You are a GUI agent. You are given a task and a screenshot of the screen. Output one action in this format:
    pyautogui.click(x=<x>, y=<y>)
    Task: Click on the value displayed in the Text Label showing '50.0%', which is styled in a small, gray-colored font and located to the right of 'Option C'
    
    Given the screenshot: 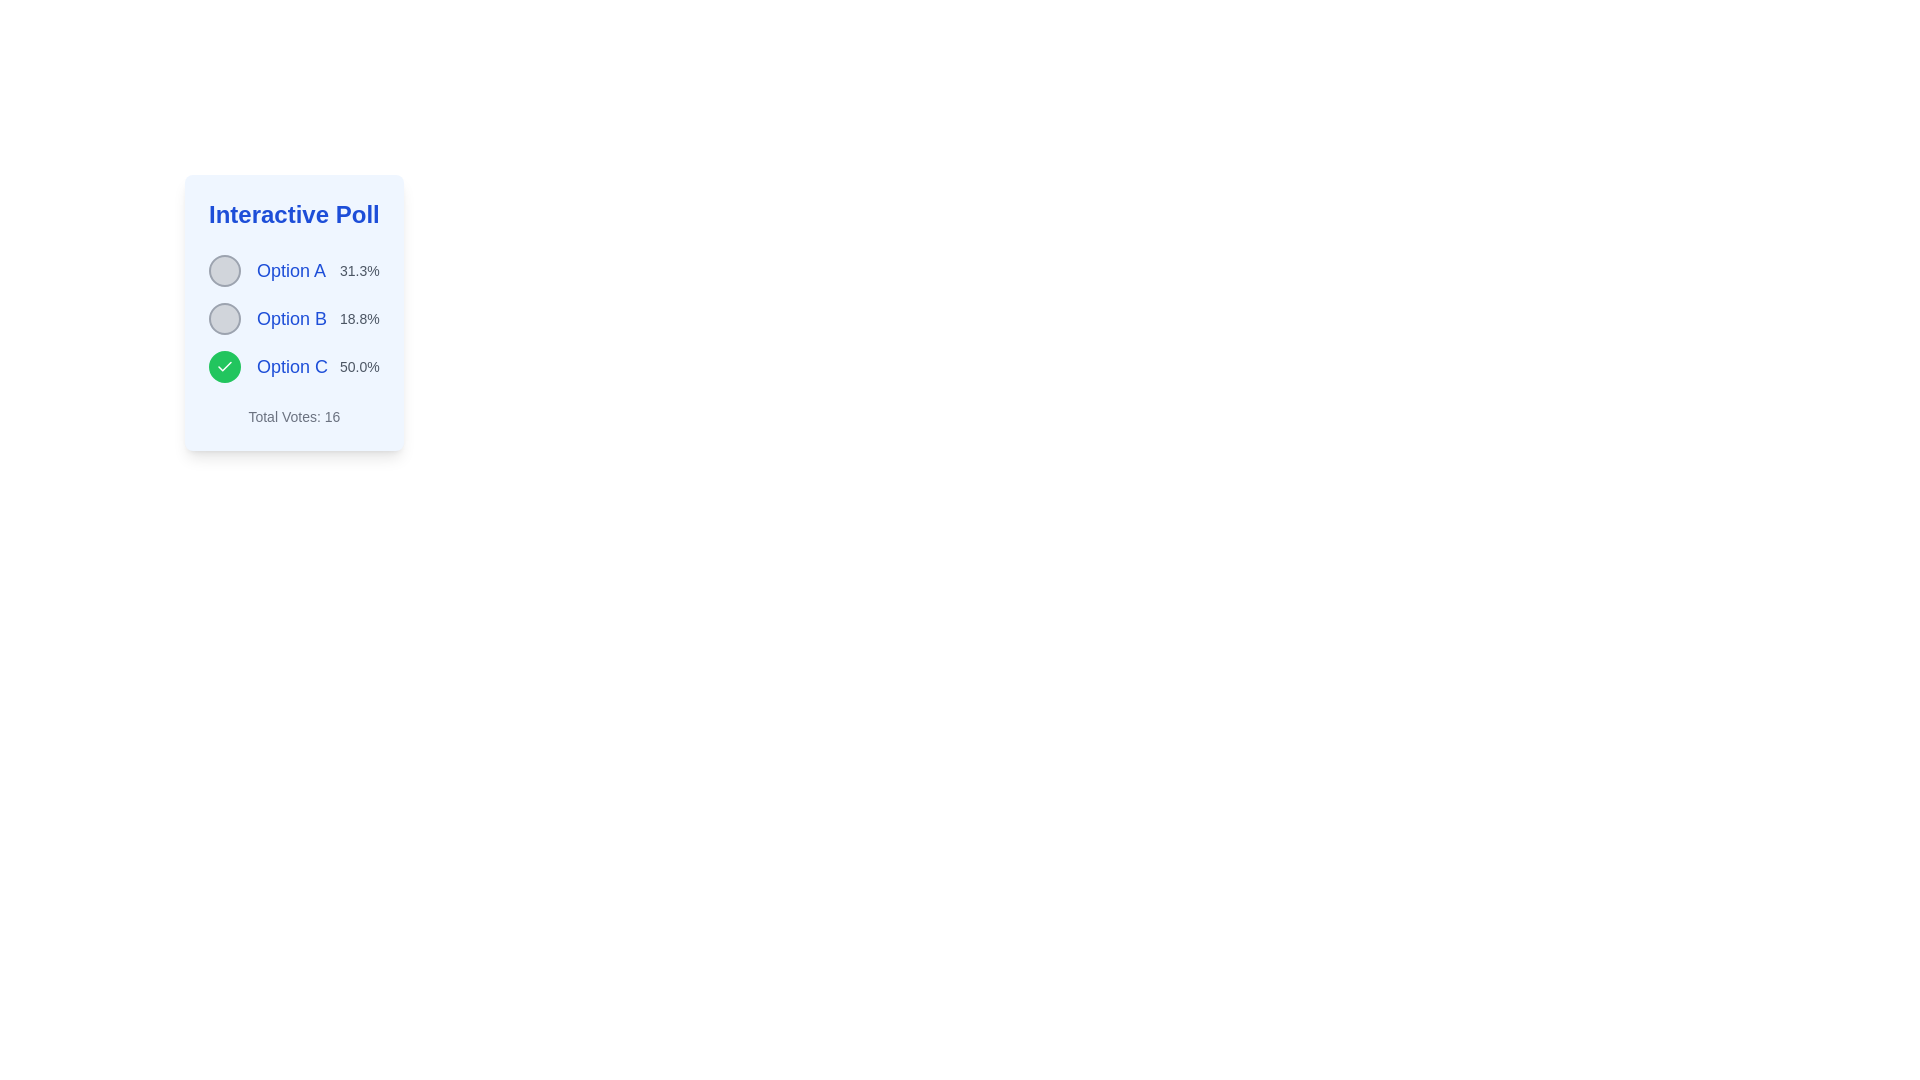 What is the action you would take?
    pyautogui.click(x=359, y=366)
    